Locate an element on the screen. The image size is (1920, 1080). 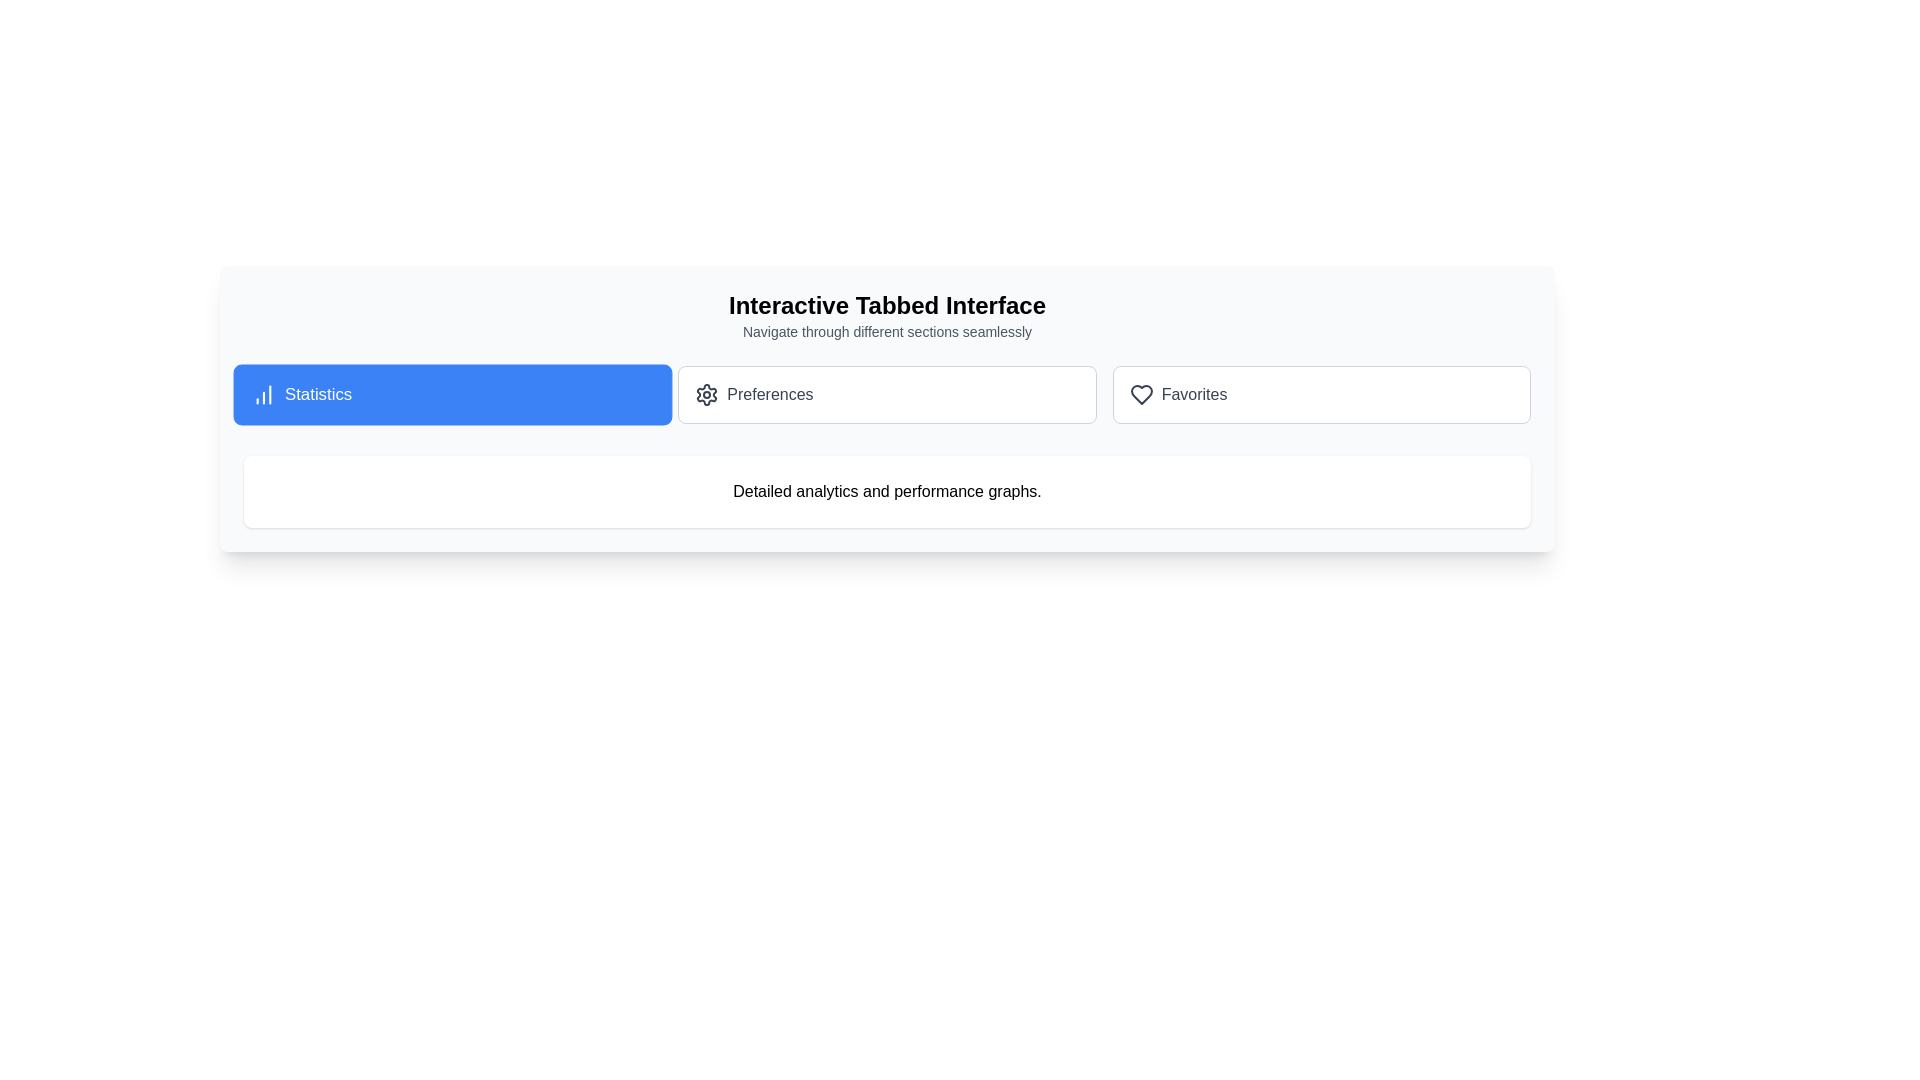
the tab labeled Statistics is located at coordinates (452, 394).